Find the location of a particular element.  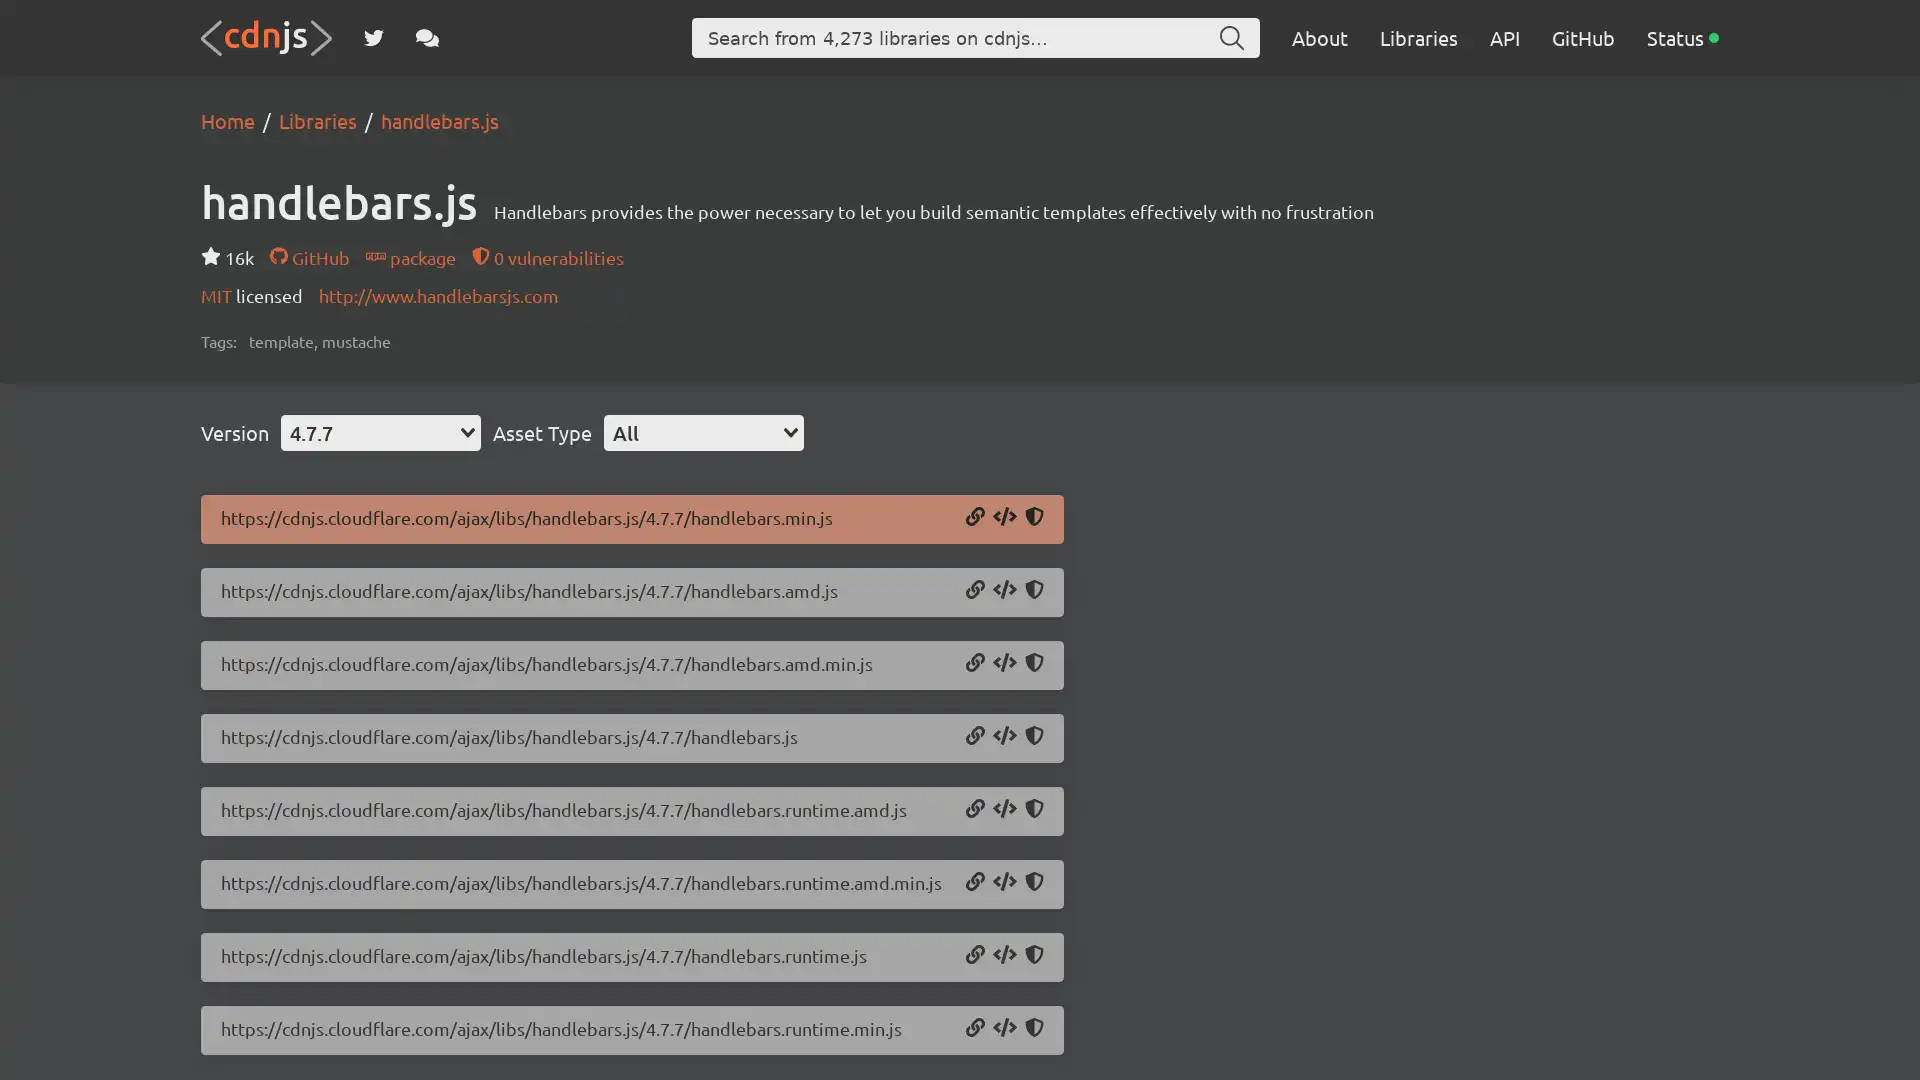

Search is located at coordinates (1231, 38).